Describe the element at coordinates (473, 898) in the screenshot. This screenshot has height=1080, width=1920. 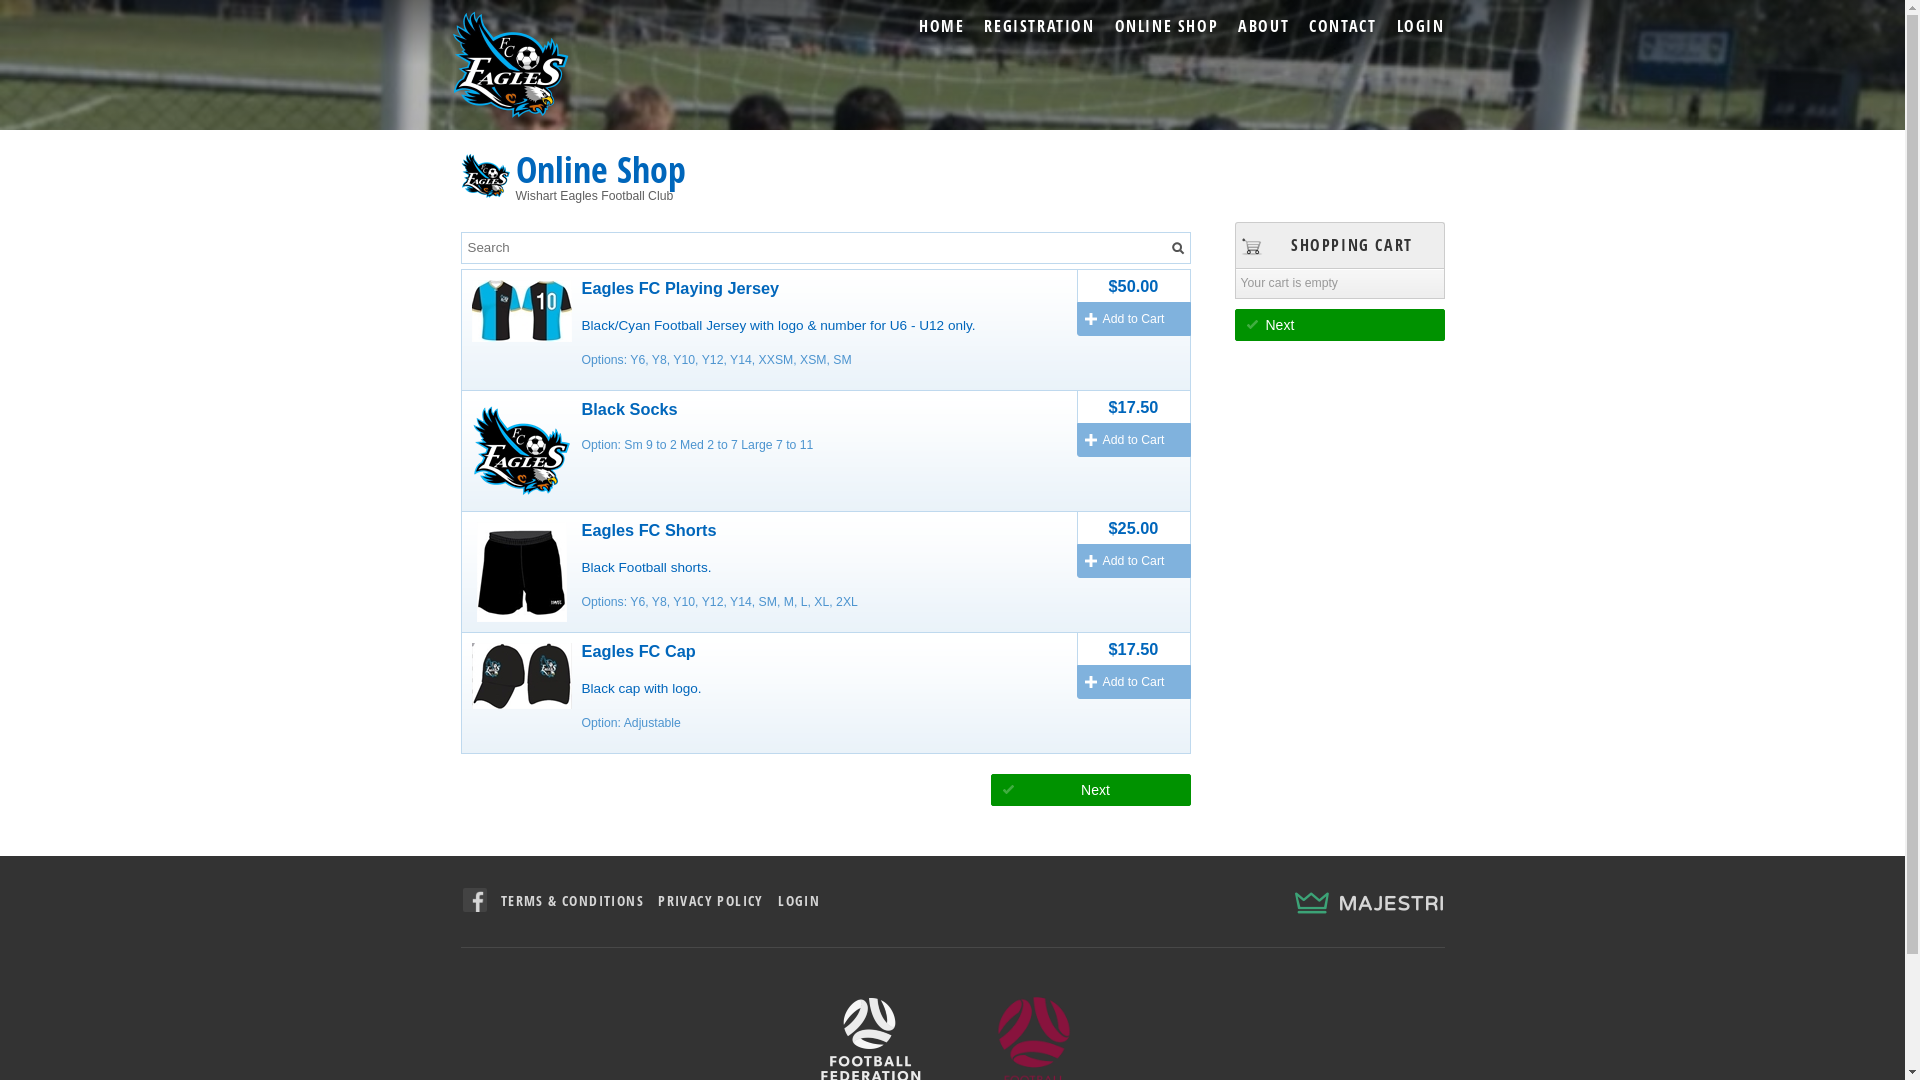
I see `'FACEBOOK'` at that location.